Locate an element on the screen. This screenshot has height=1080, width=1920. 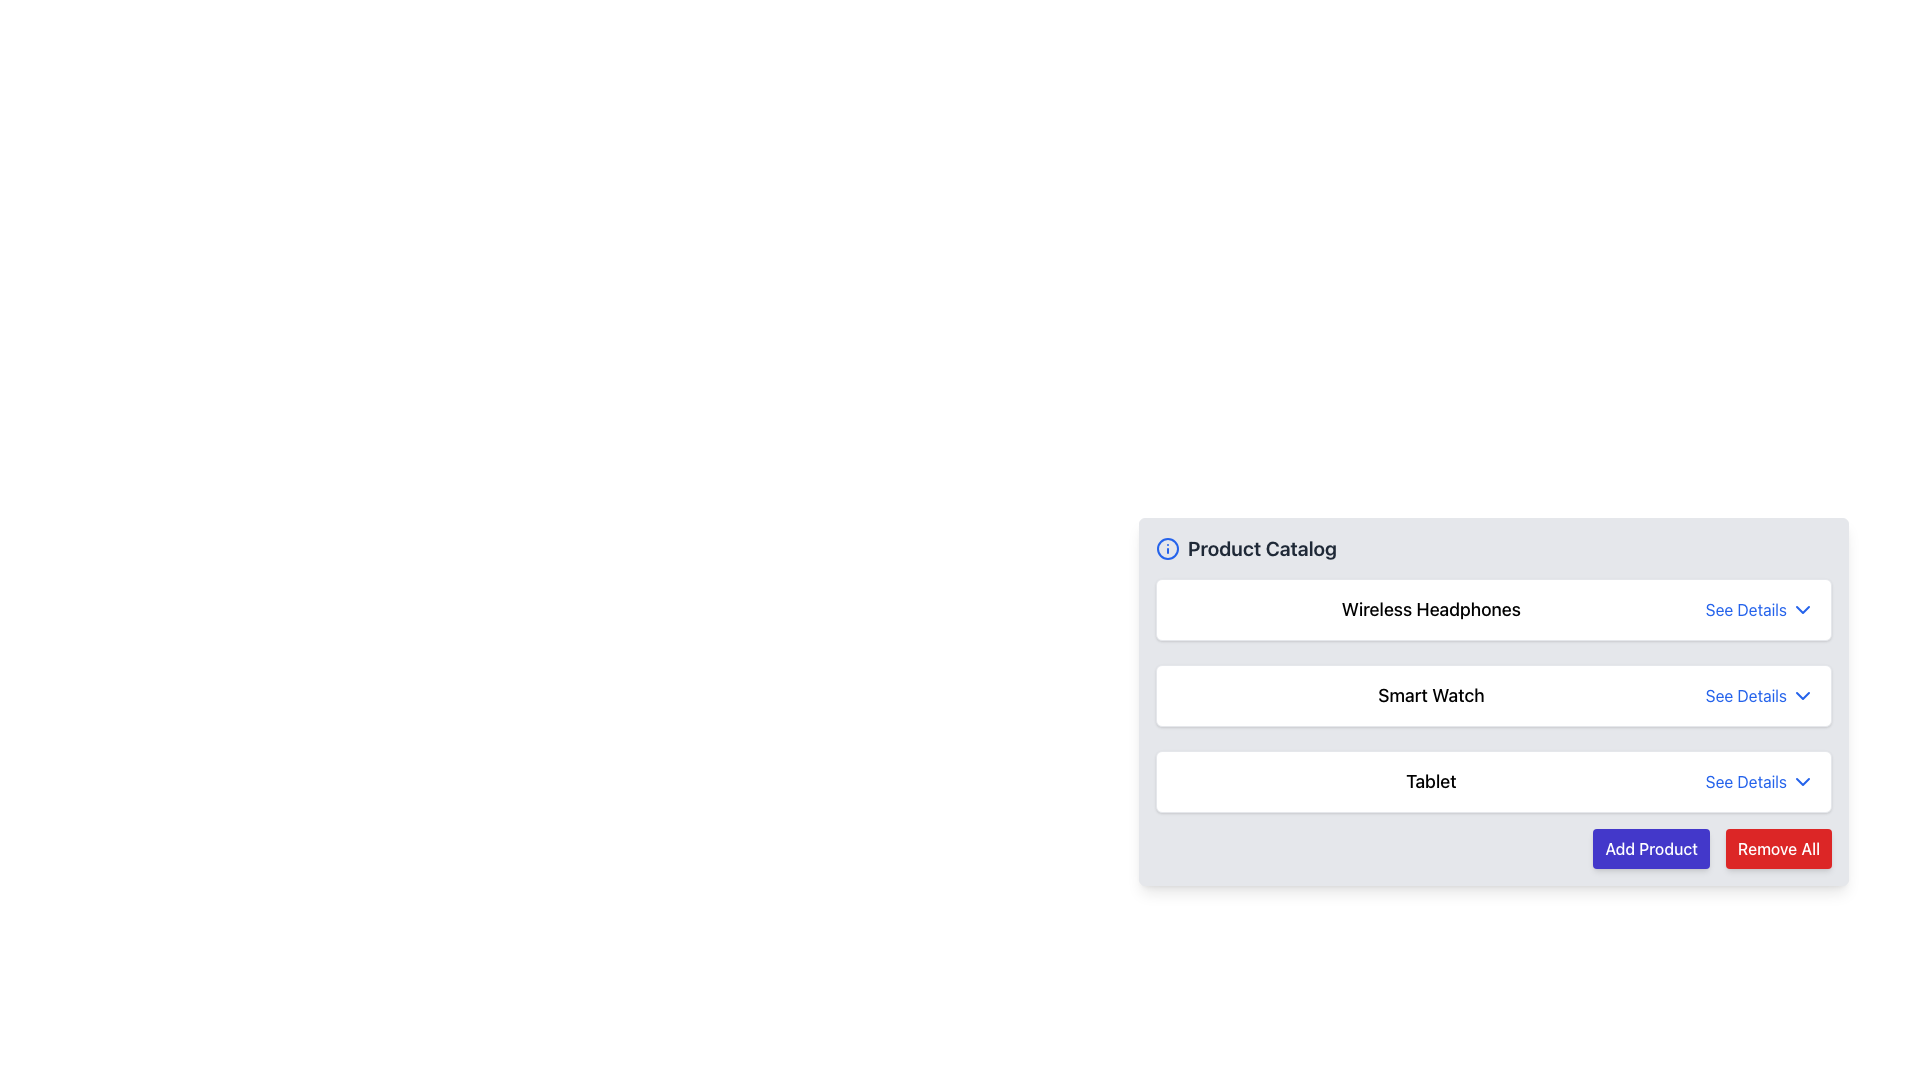
the red button labeled 'Remove All' to observe its hover effects is located at coordinates (1779, 848).